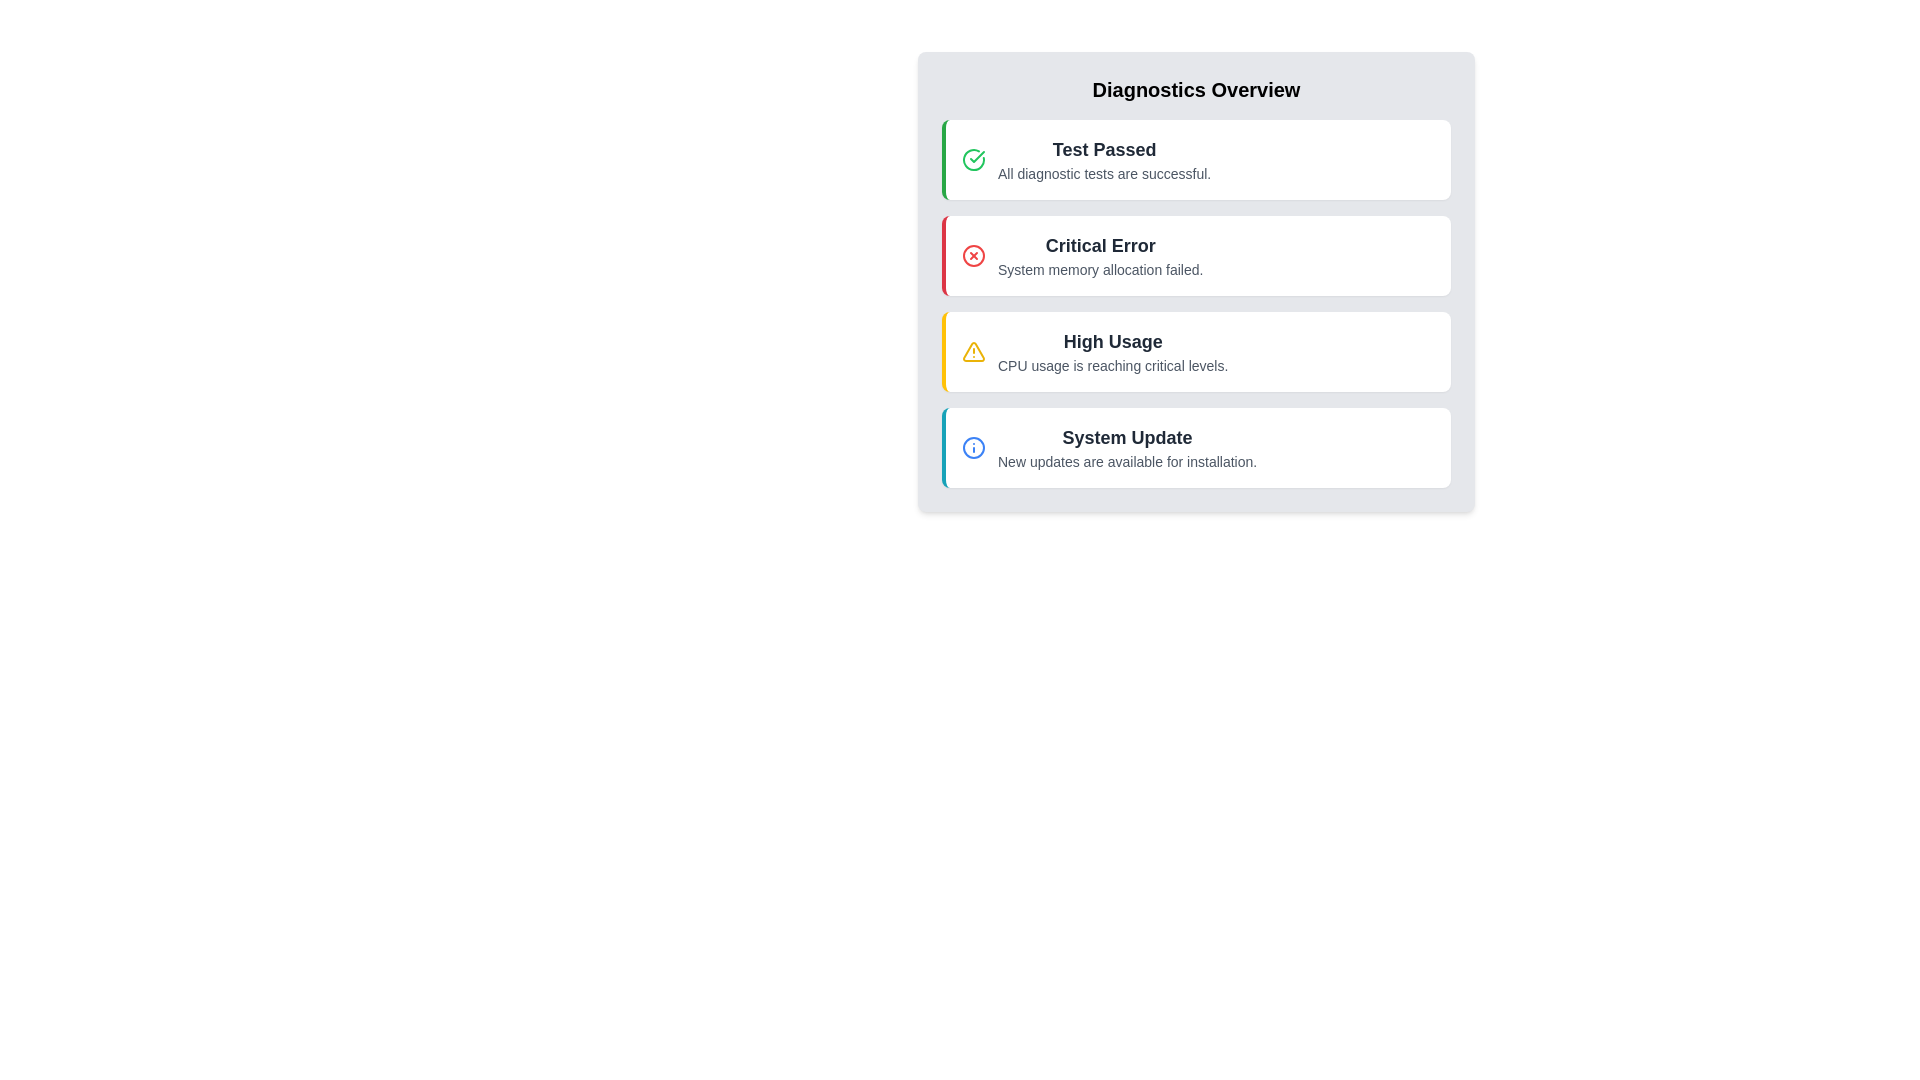 This screenshot has height=1080, width=1920. What do you see at coordinates (1127, 462) in the screenshot?
I see `the informational text located beneath the heading 'System Update' in the fourth diagnostic block of the 'Diagnostics Overview' section` at bounding box center [1127, 462].